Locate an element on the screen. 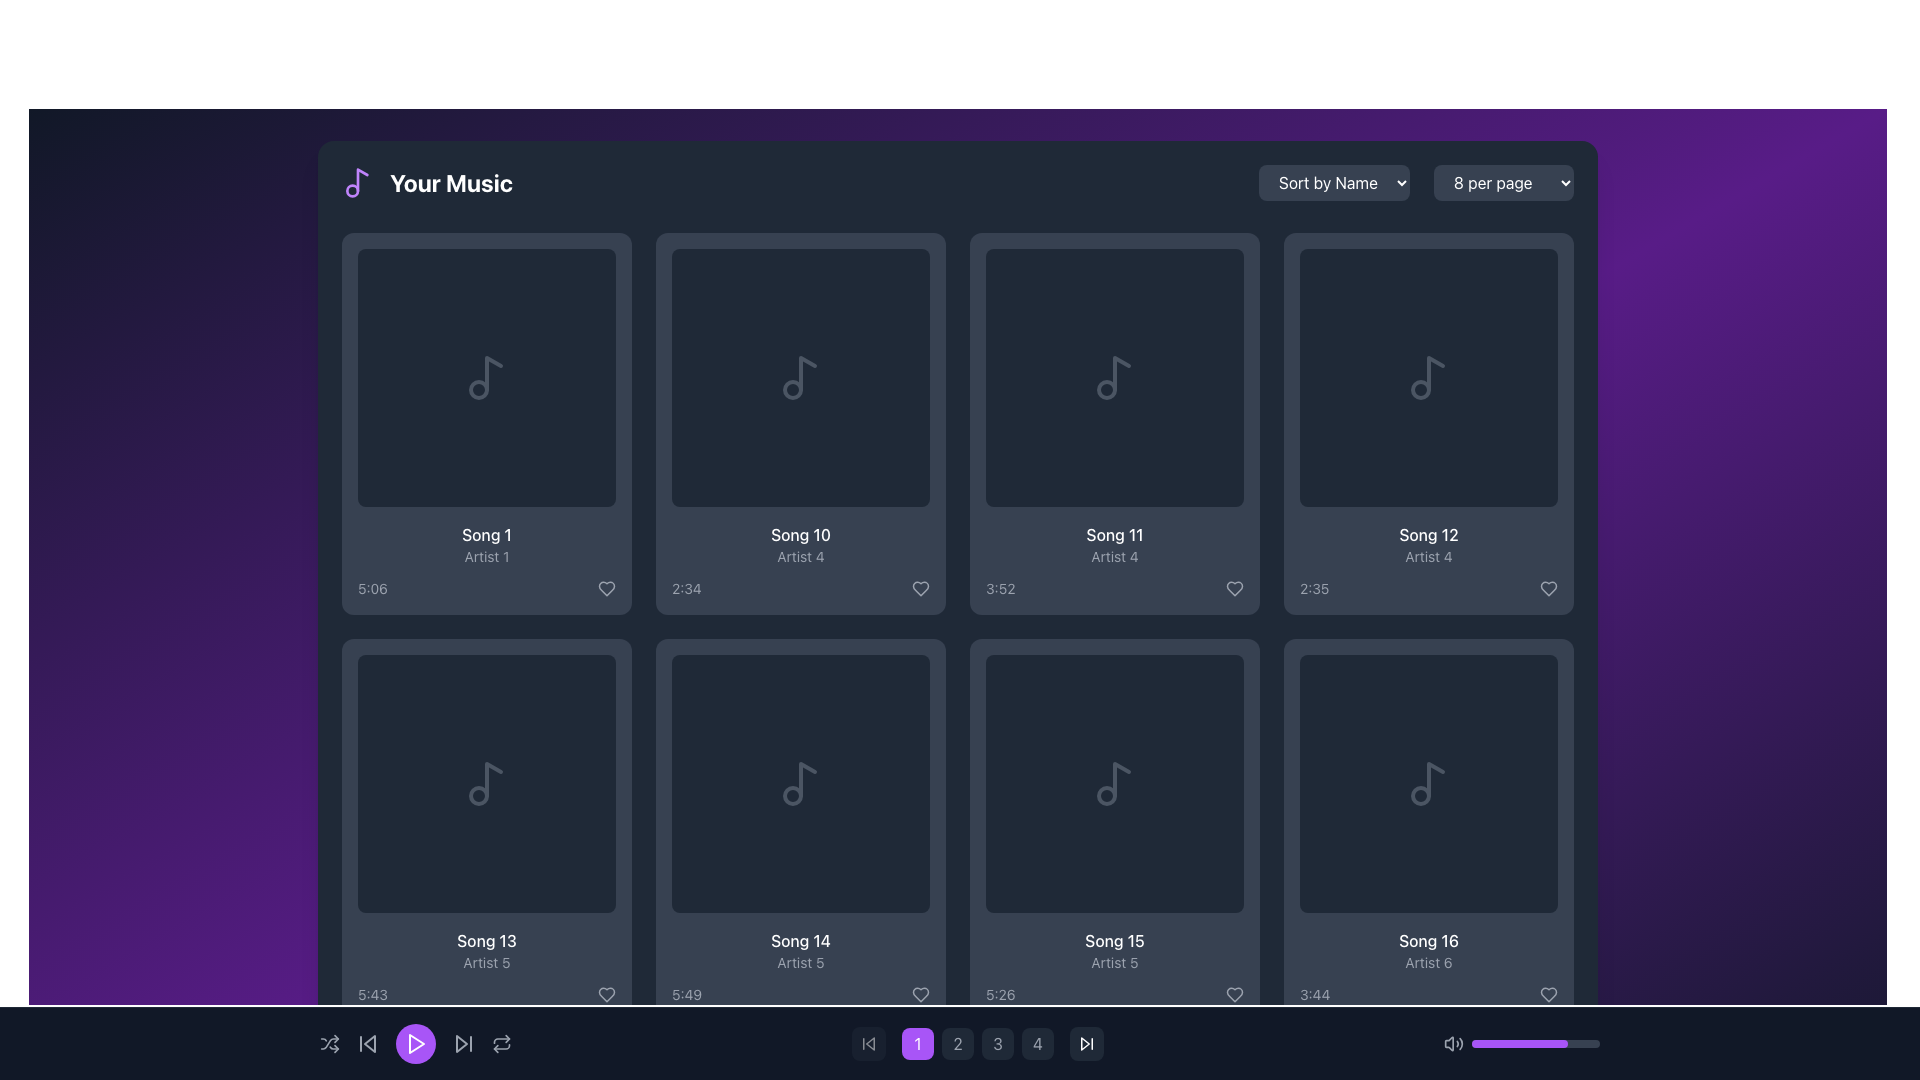 The image size is (1920, 1080). the purple progress bar segment within the gray progress bar is located at coordinates (1520, 1043).